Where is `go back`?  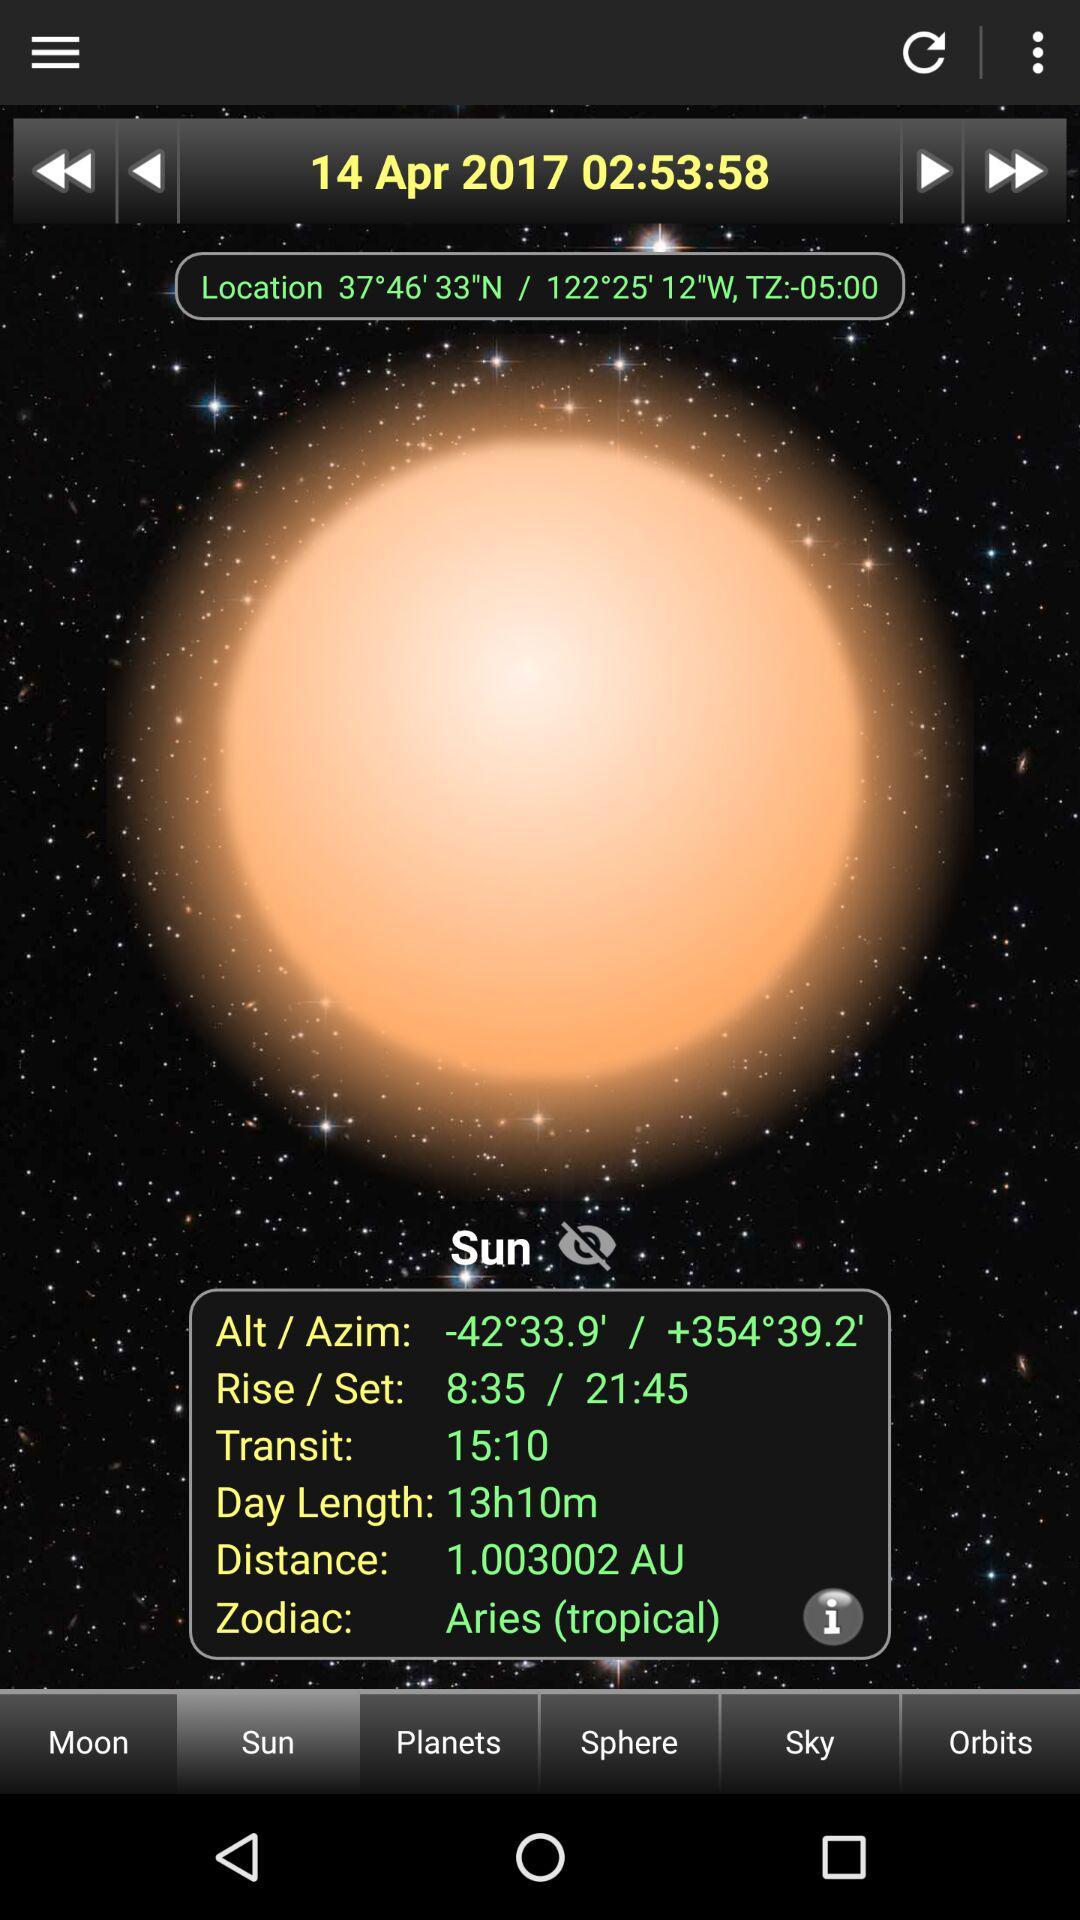
go back is located at coordinates (63, 171).